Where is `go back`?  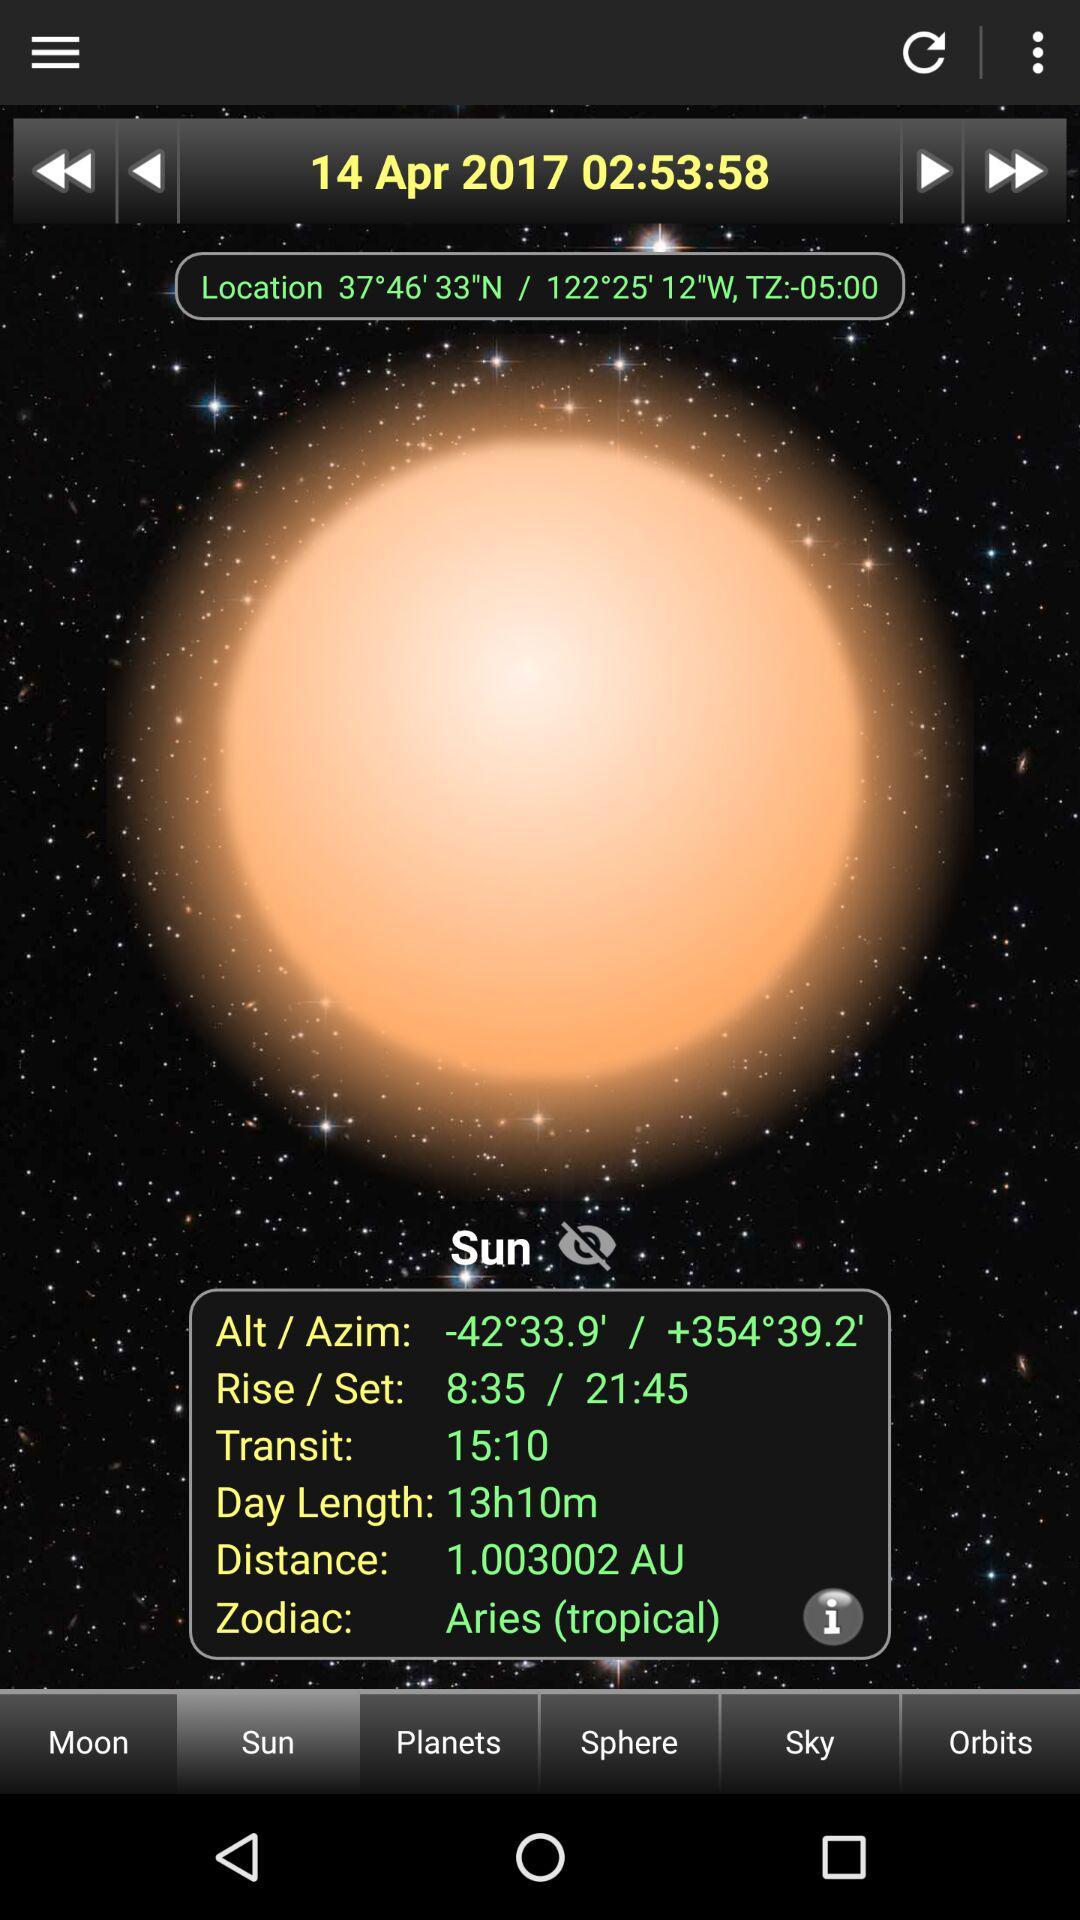
go back is located at coordinates (63, 171).